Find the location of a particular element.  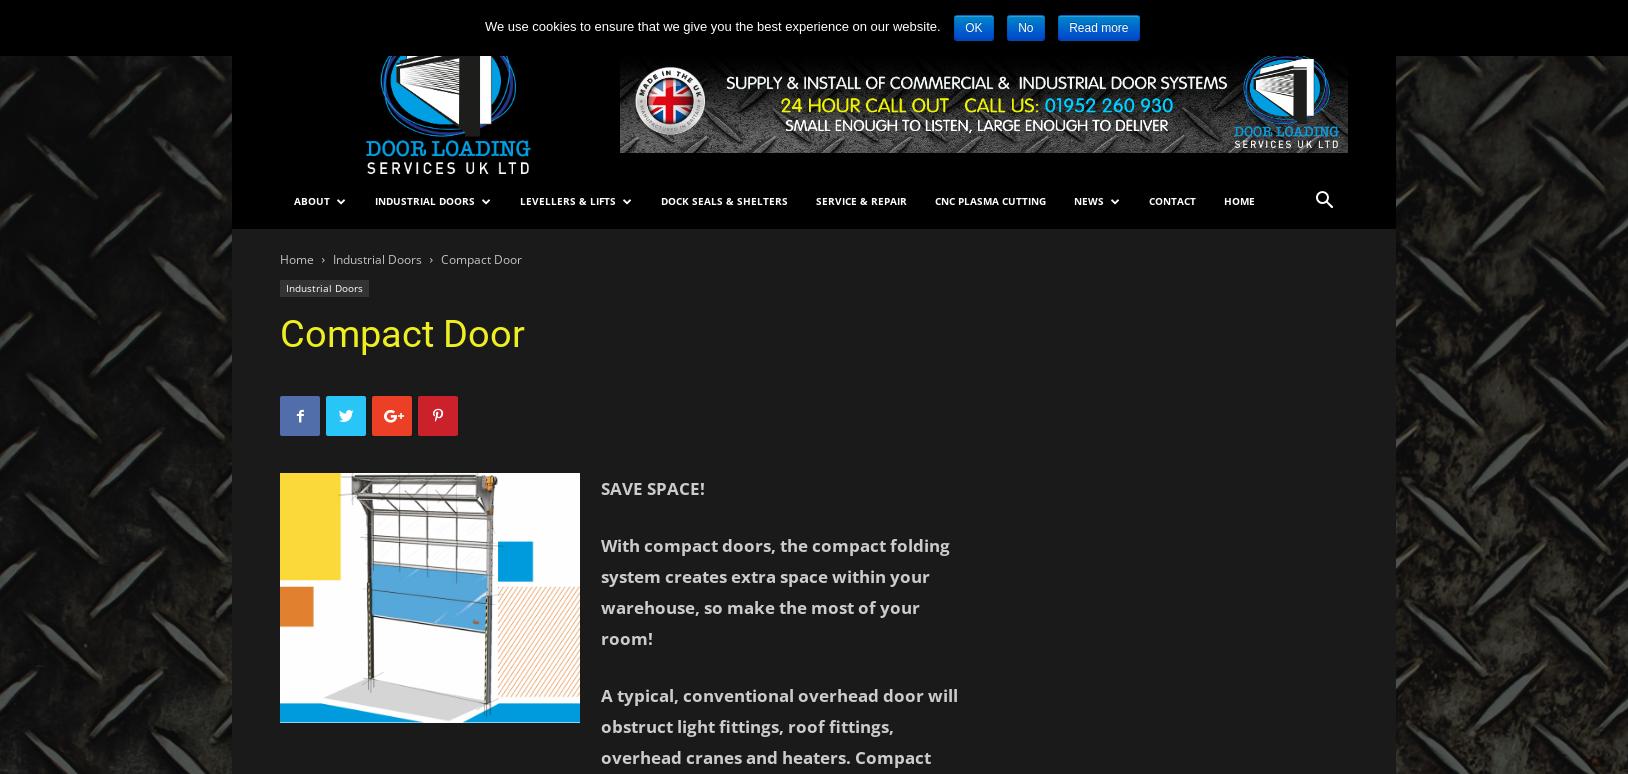

'A typical, conventional overhead door will obstruct light fittings, roof fittings, overhead cranes and heaters.' is located at coordinates (779, 726).